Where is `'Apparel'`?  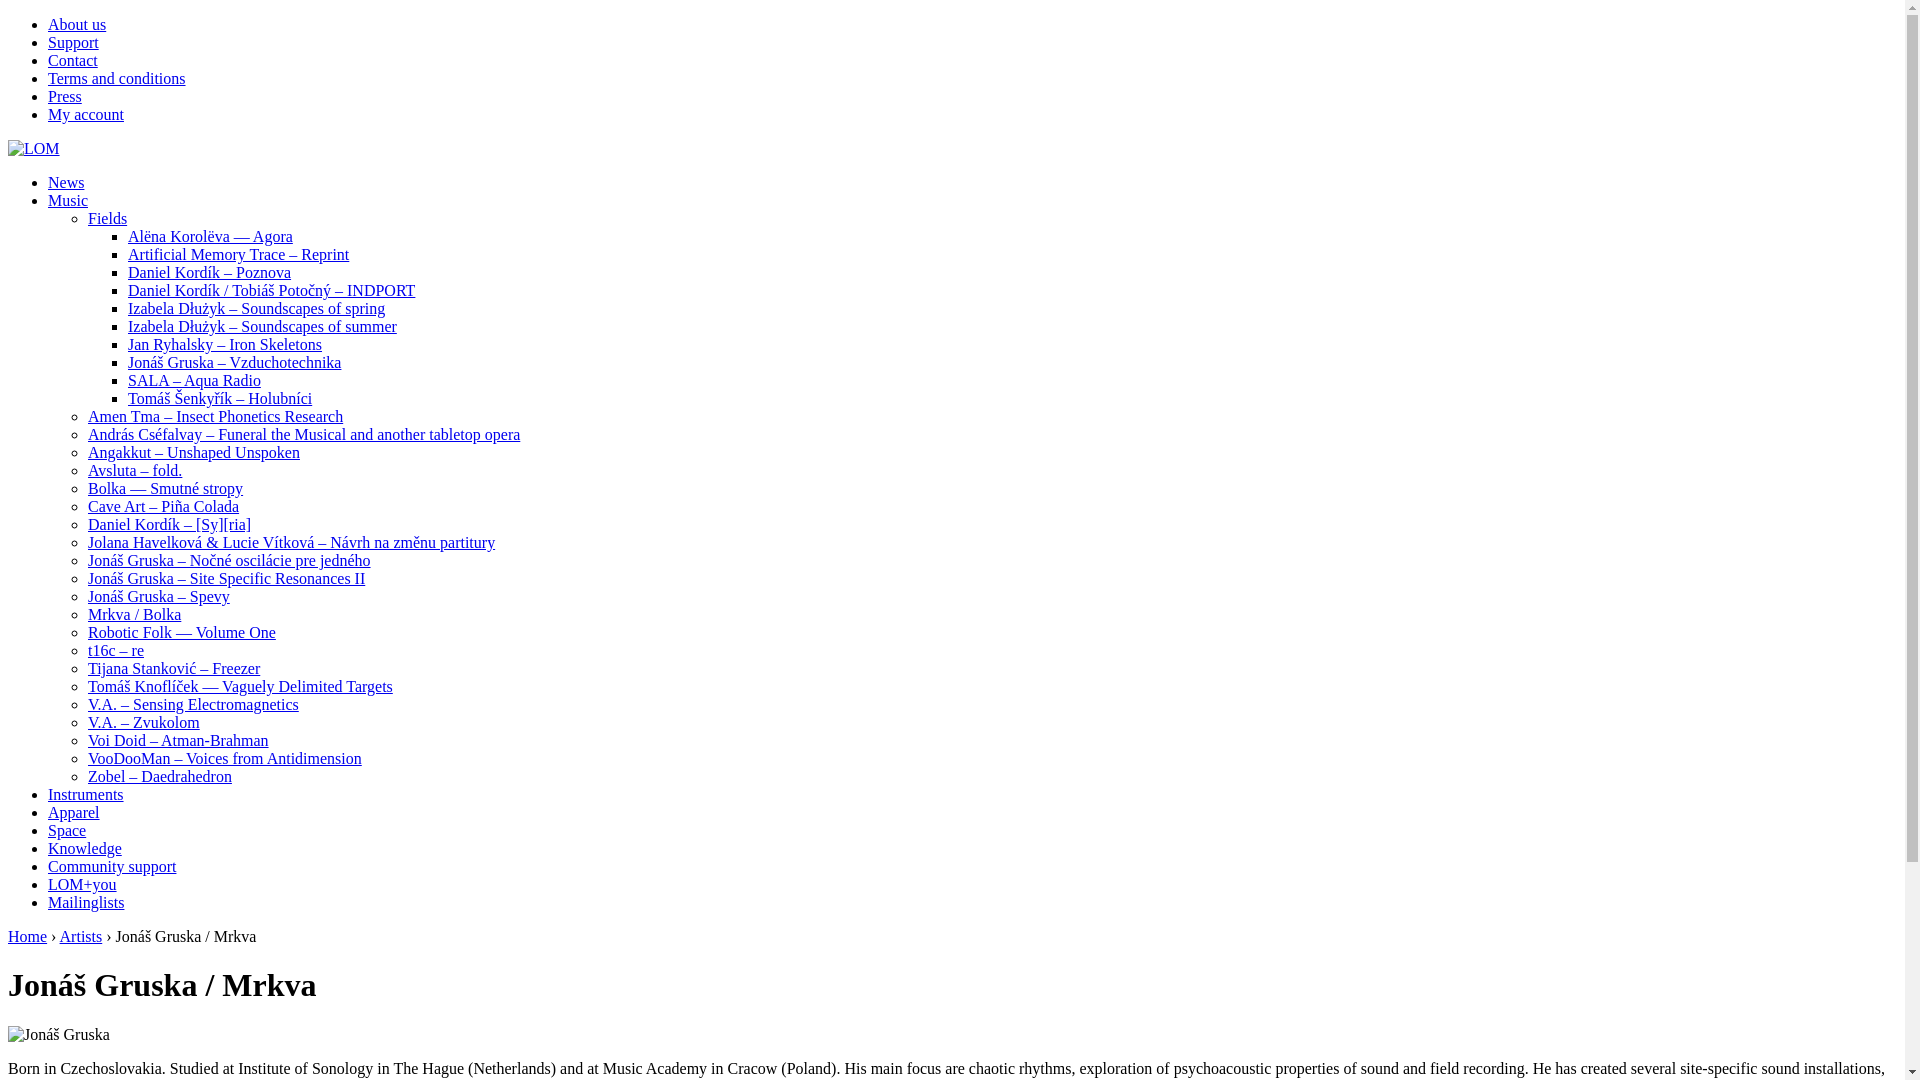
'Apparel' is located at coordinates (73, 812).